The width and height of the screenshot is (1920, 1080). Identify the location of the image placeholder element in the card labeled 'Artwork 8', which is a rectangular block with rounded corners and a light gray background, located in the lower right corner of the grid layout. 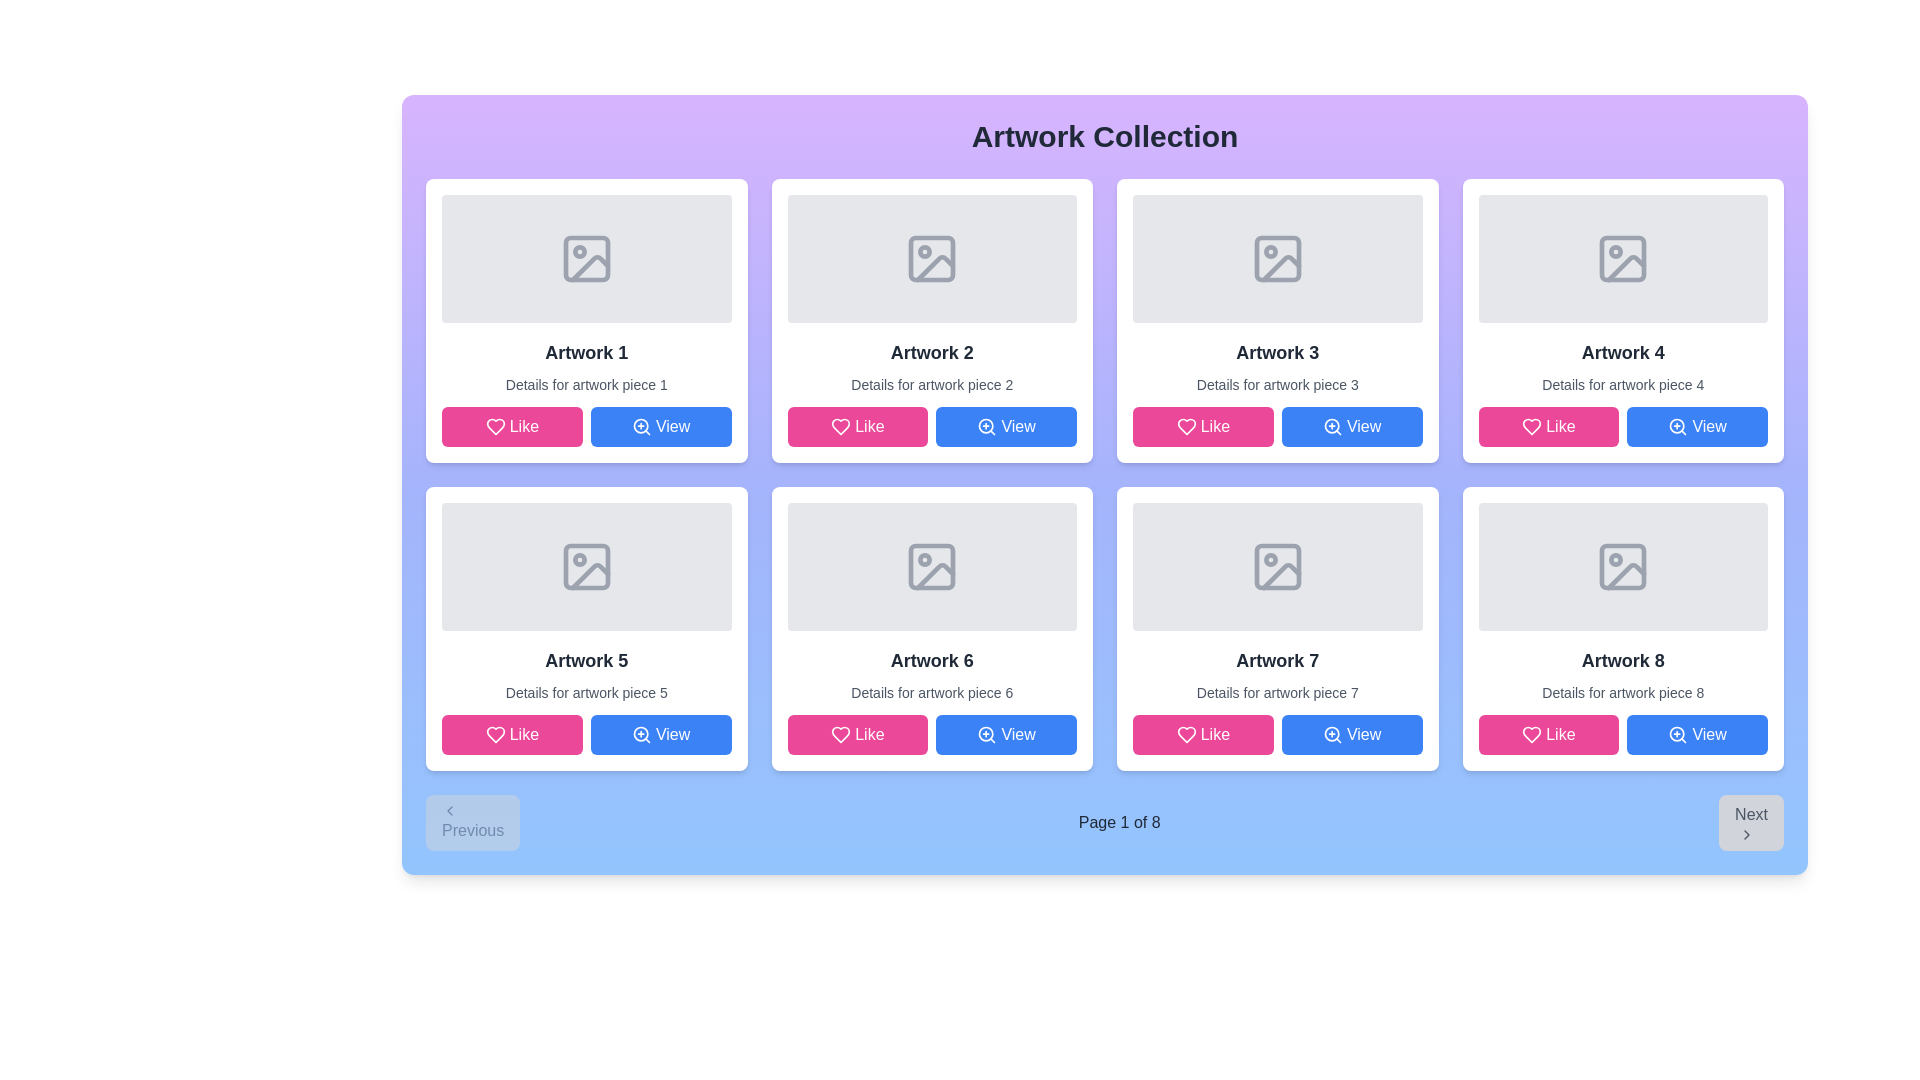
(1623, 567).